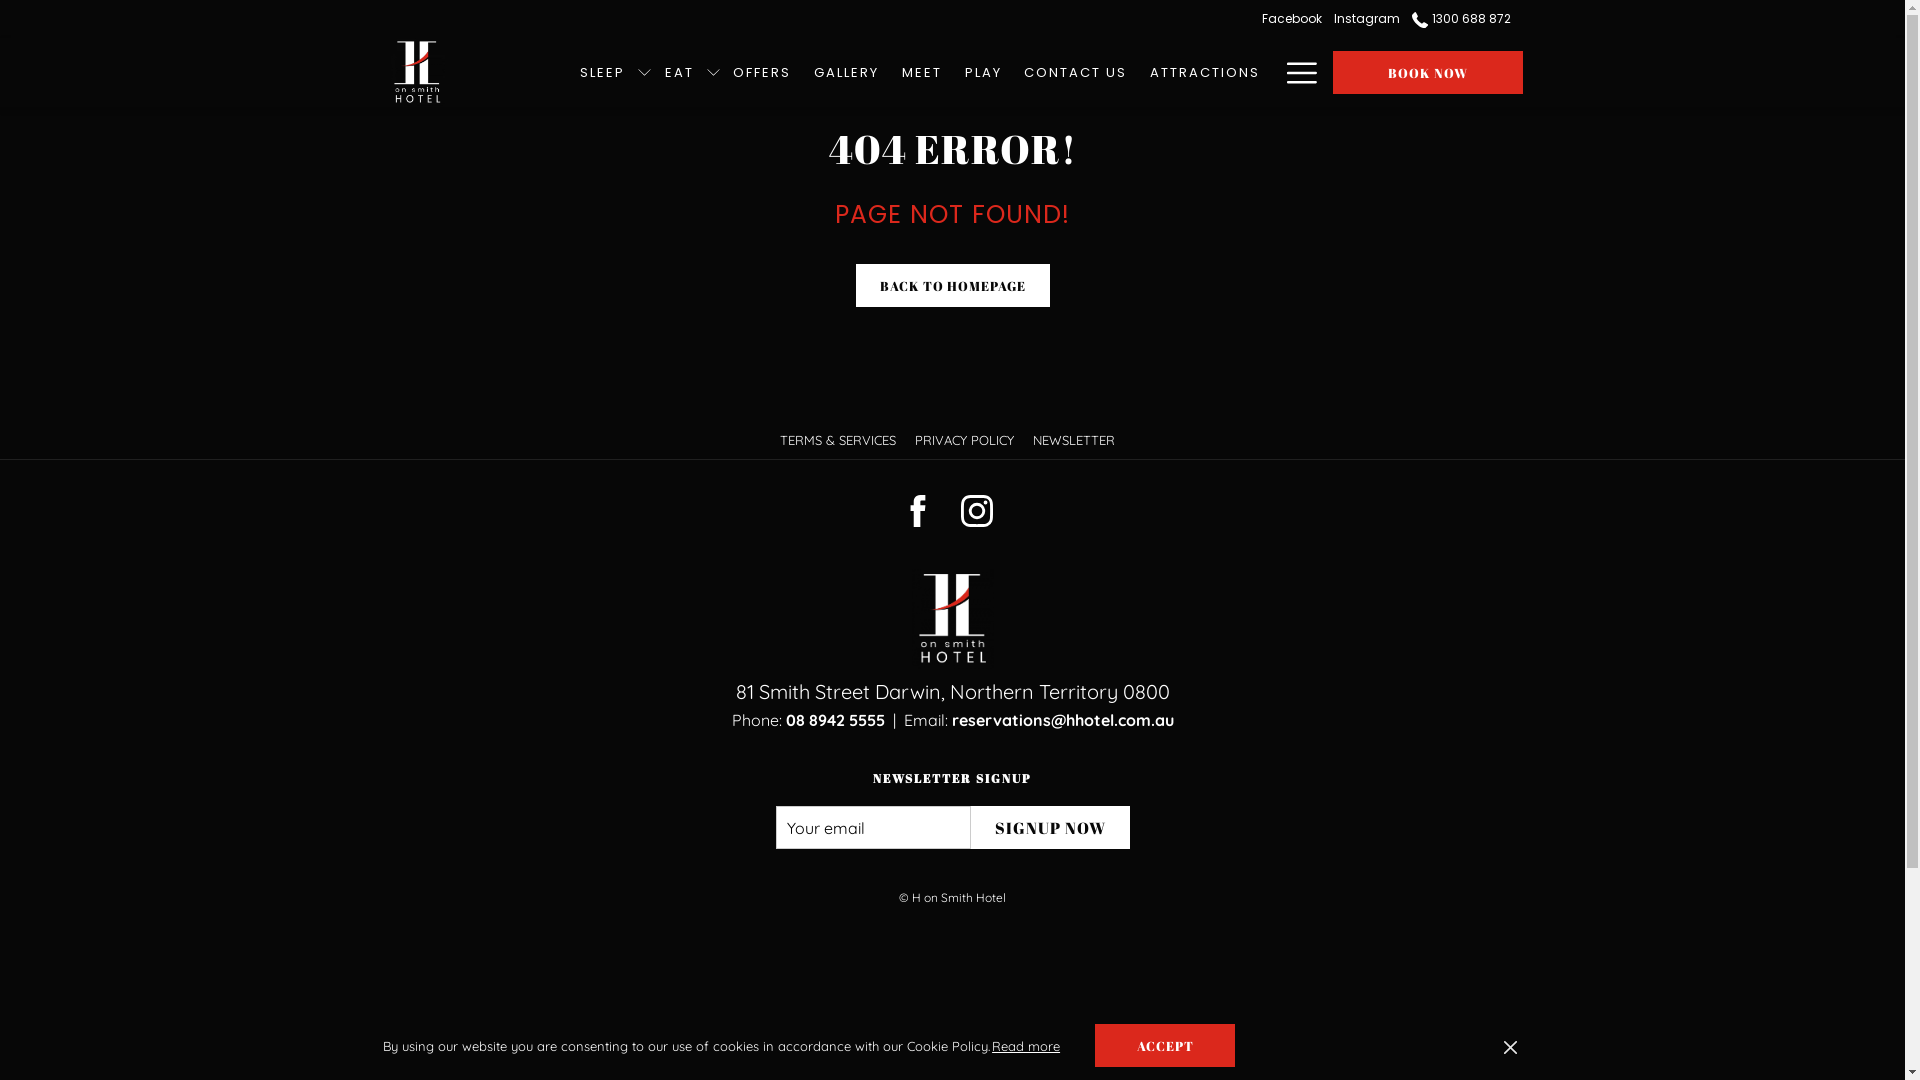 This screenshot has width=1920, height=1080. Describe the element at coordinates (661, 71) in the screenshot. I see `'EAT'` at that location.